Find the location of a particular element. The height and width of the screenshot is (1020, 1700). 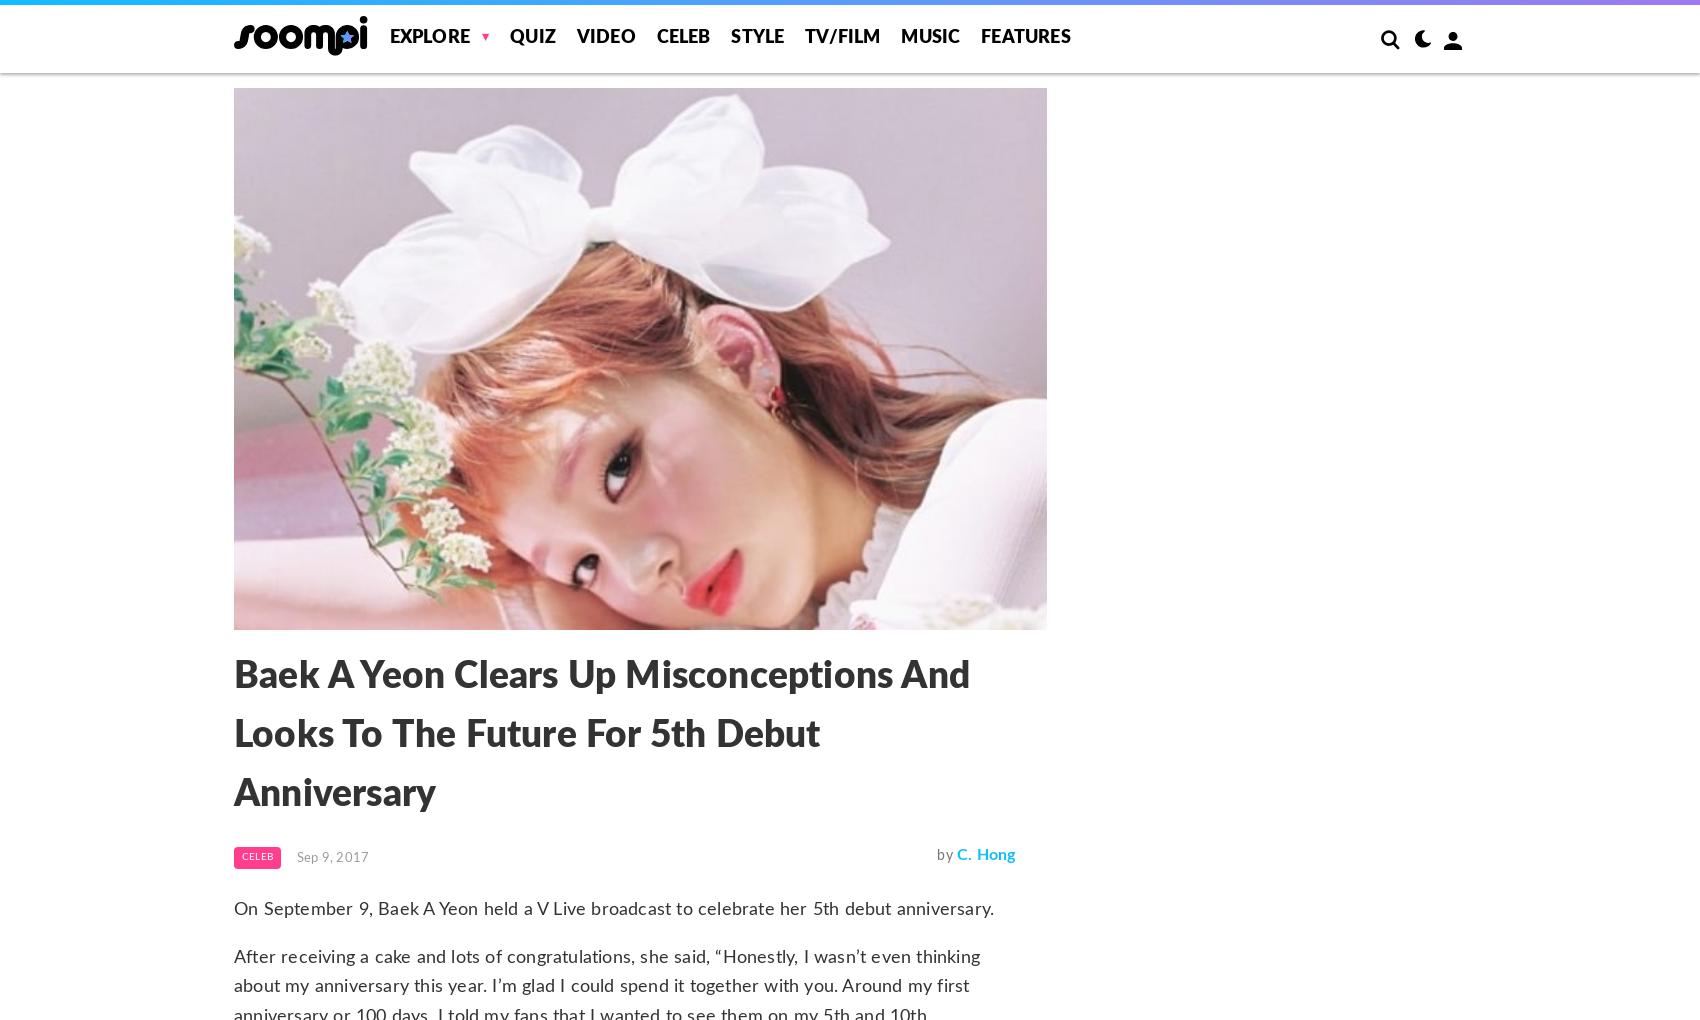

'by' is located at coordinates (944, 854).